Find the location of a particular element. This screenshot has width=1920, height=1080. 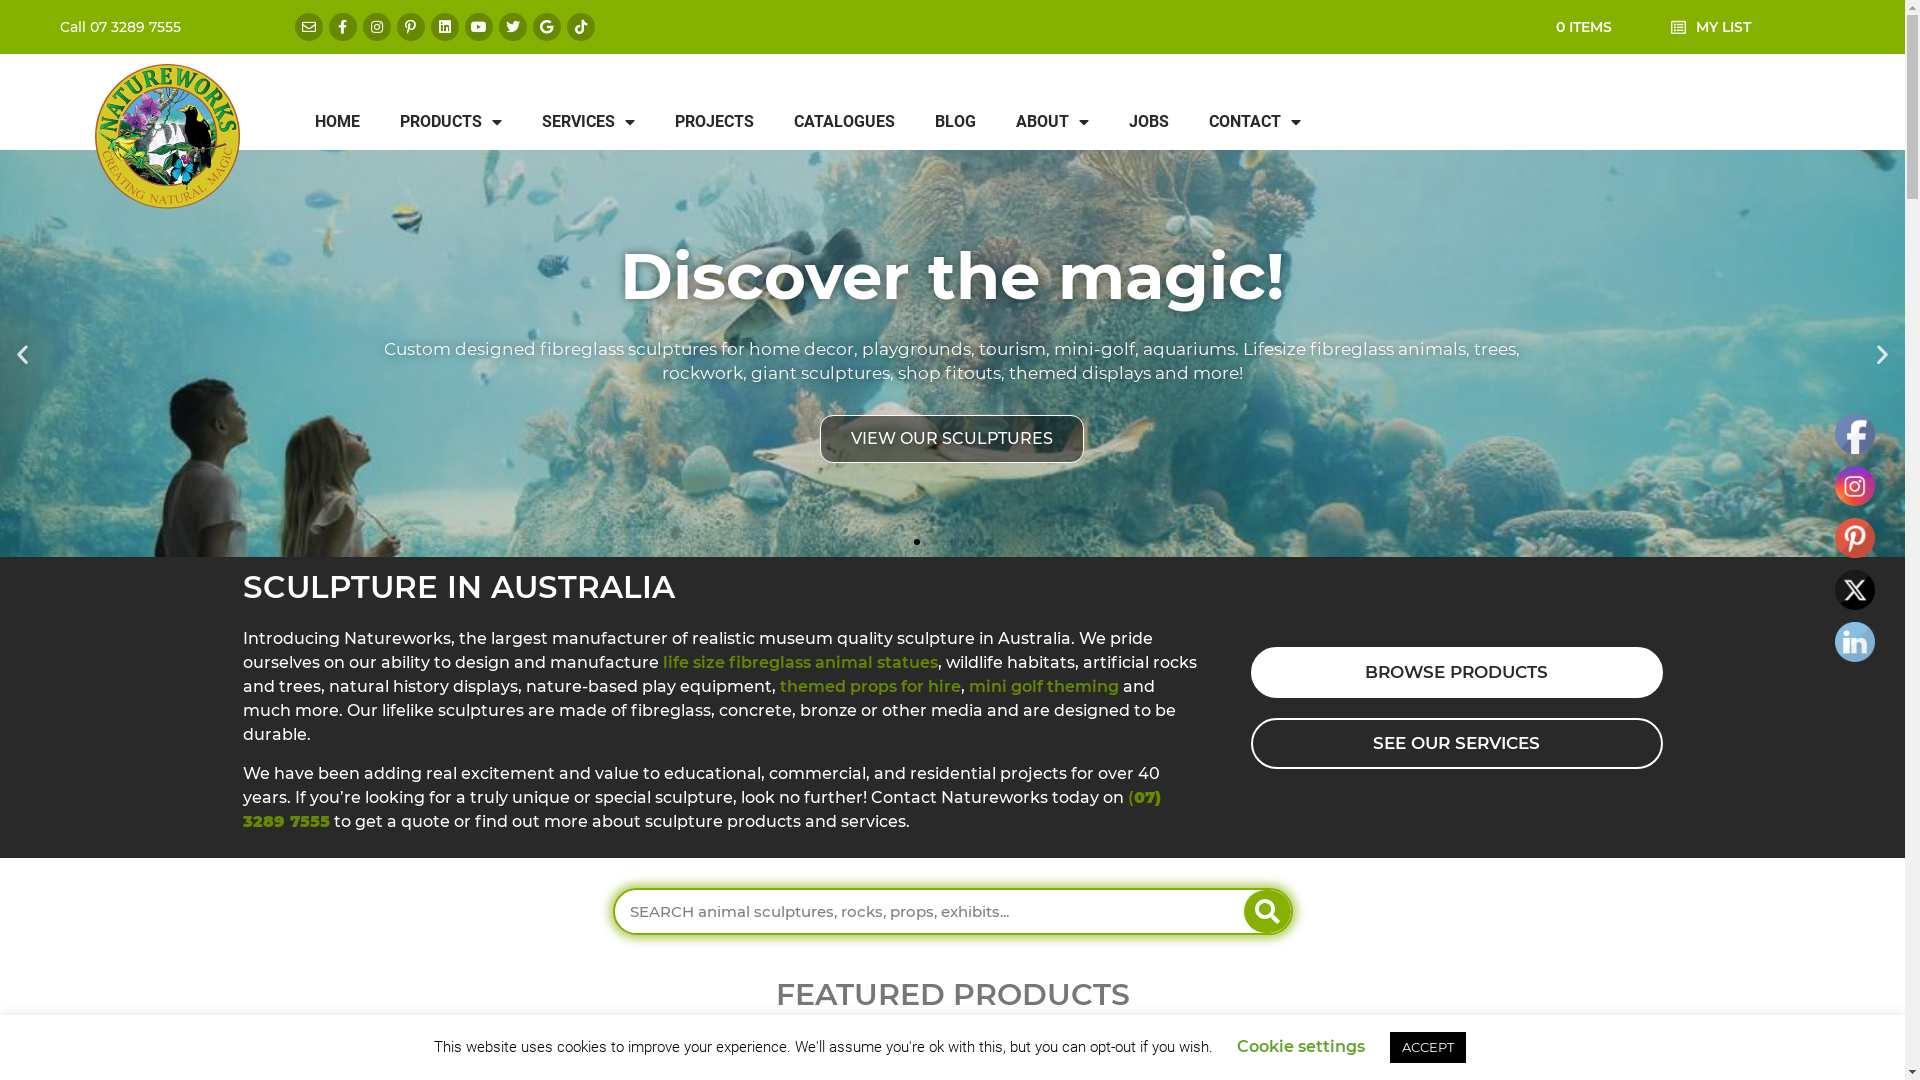

'SEE OUR SERVICES' is located at coordinates (1455, 743).